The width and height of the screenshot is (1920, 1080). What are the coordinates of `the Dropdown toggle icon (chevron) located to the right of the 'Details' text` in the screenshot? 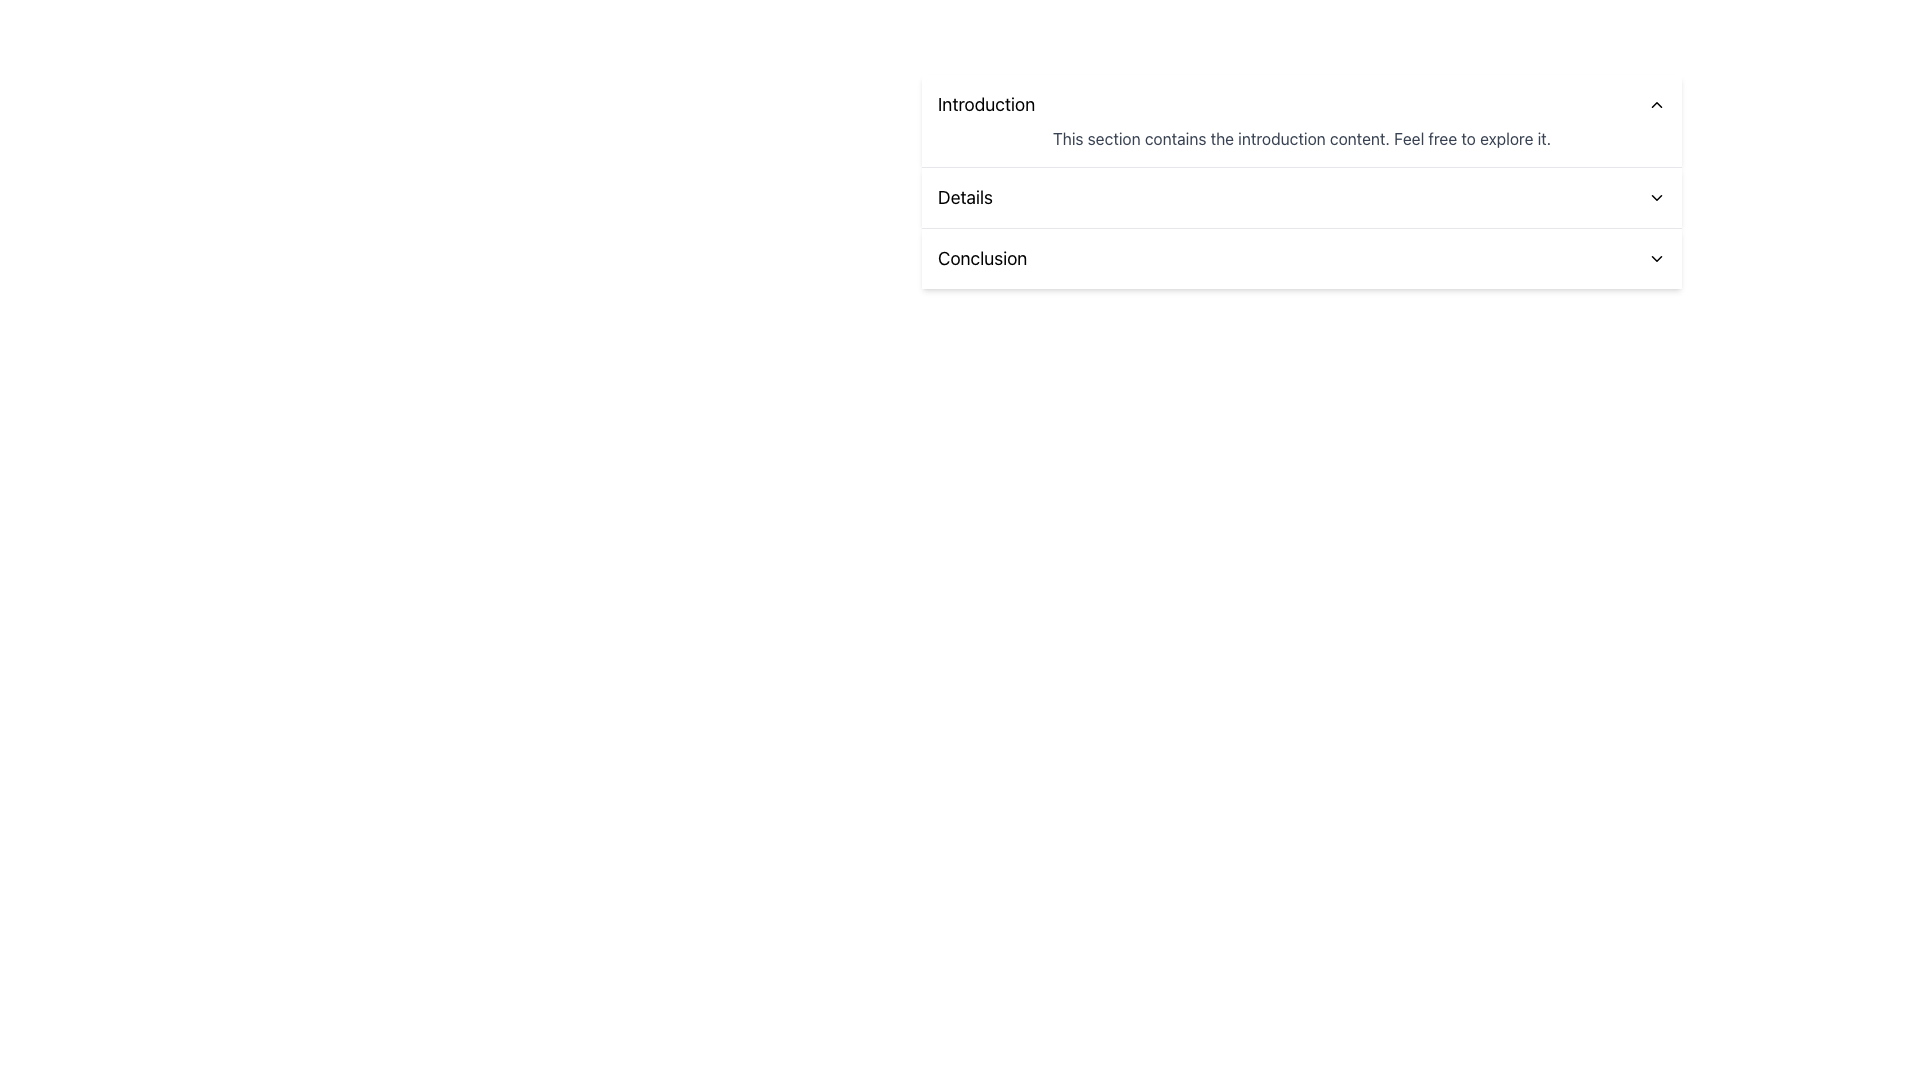 It's located at (1656, 197).